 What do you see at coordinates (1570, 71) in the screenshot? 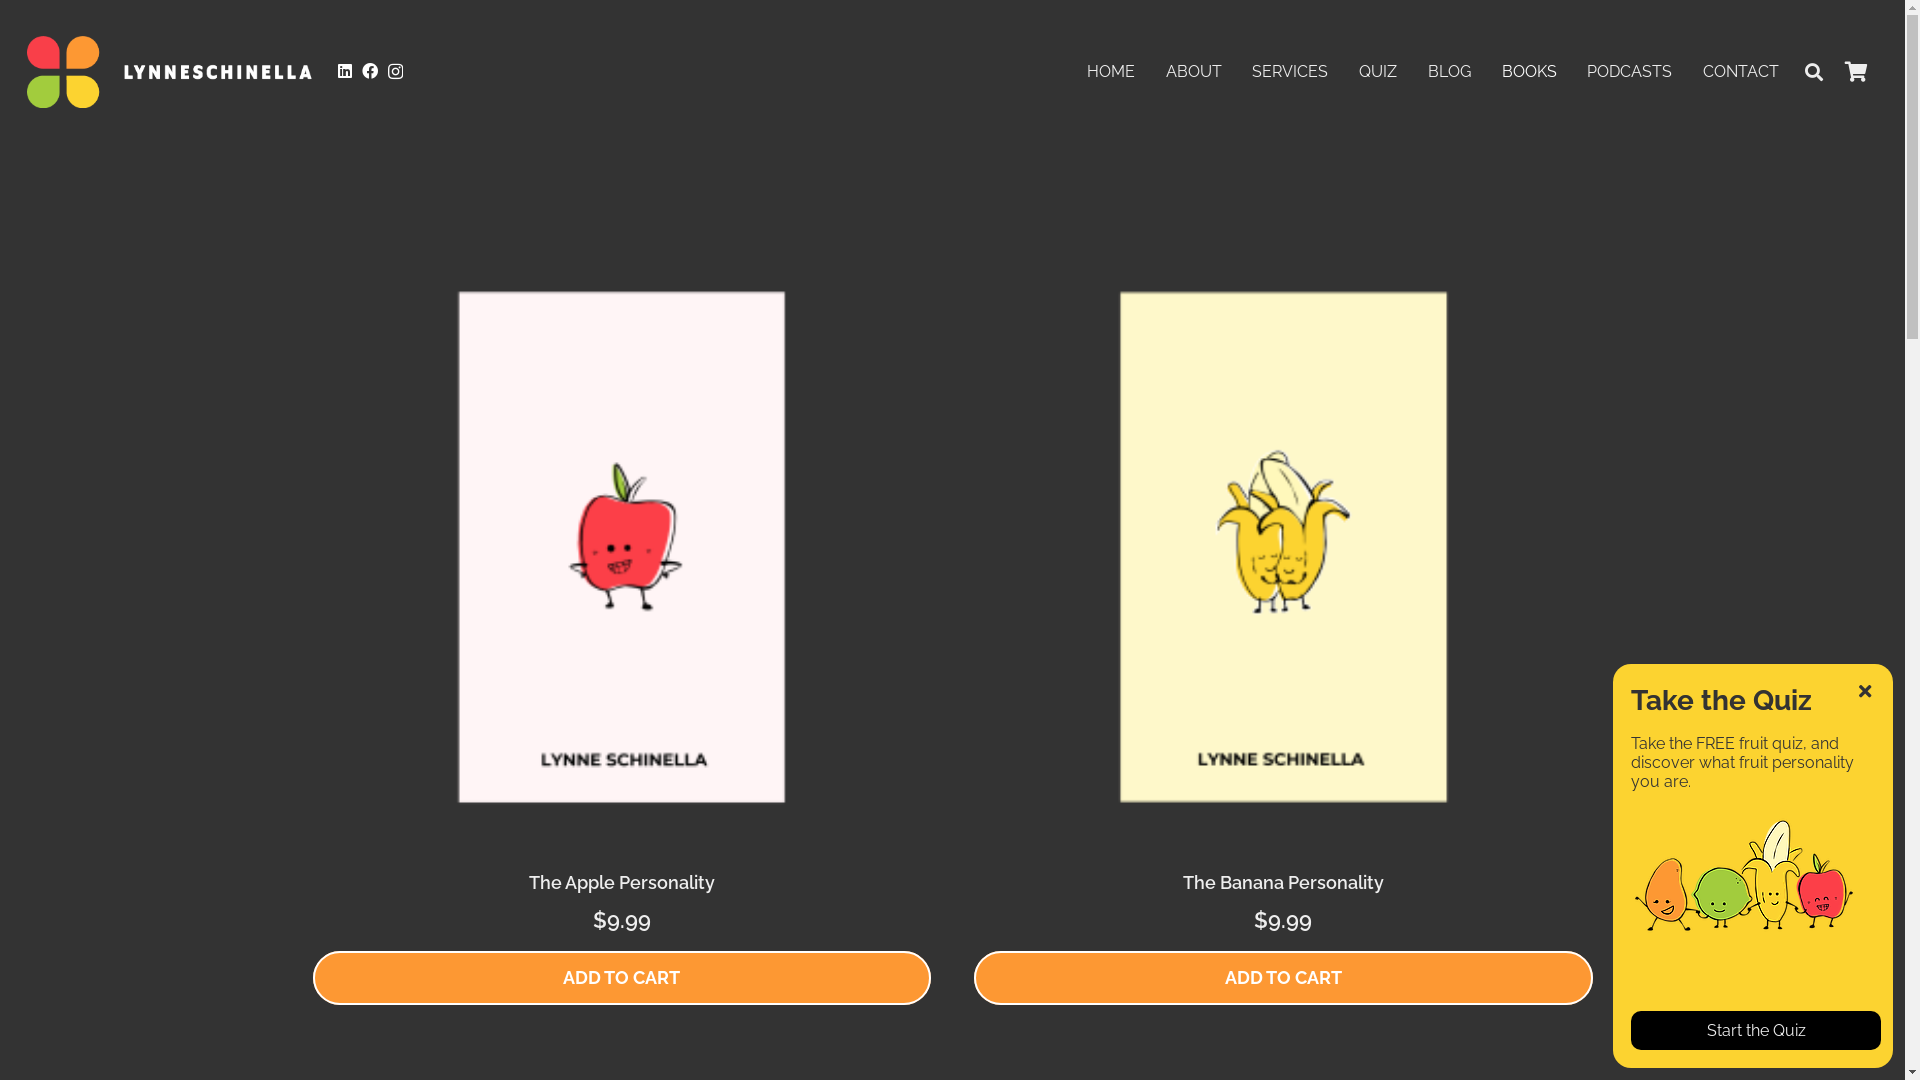
I see `'PODCASTS'` at bounding box center [1570, 71].